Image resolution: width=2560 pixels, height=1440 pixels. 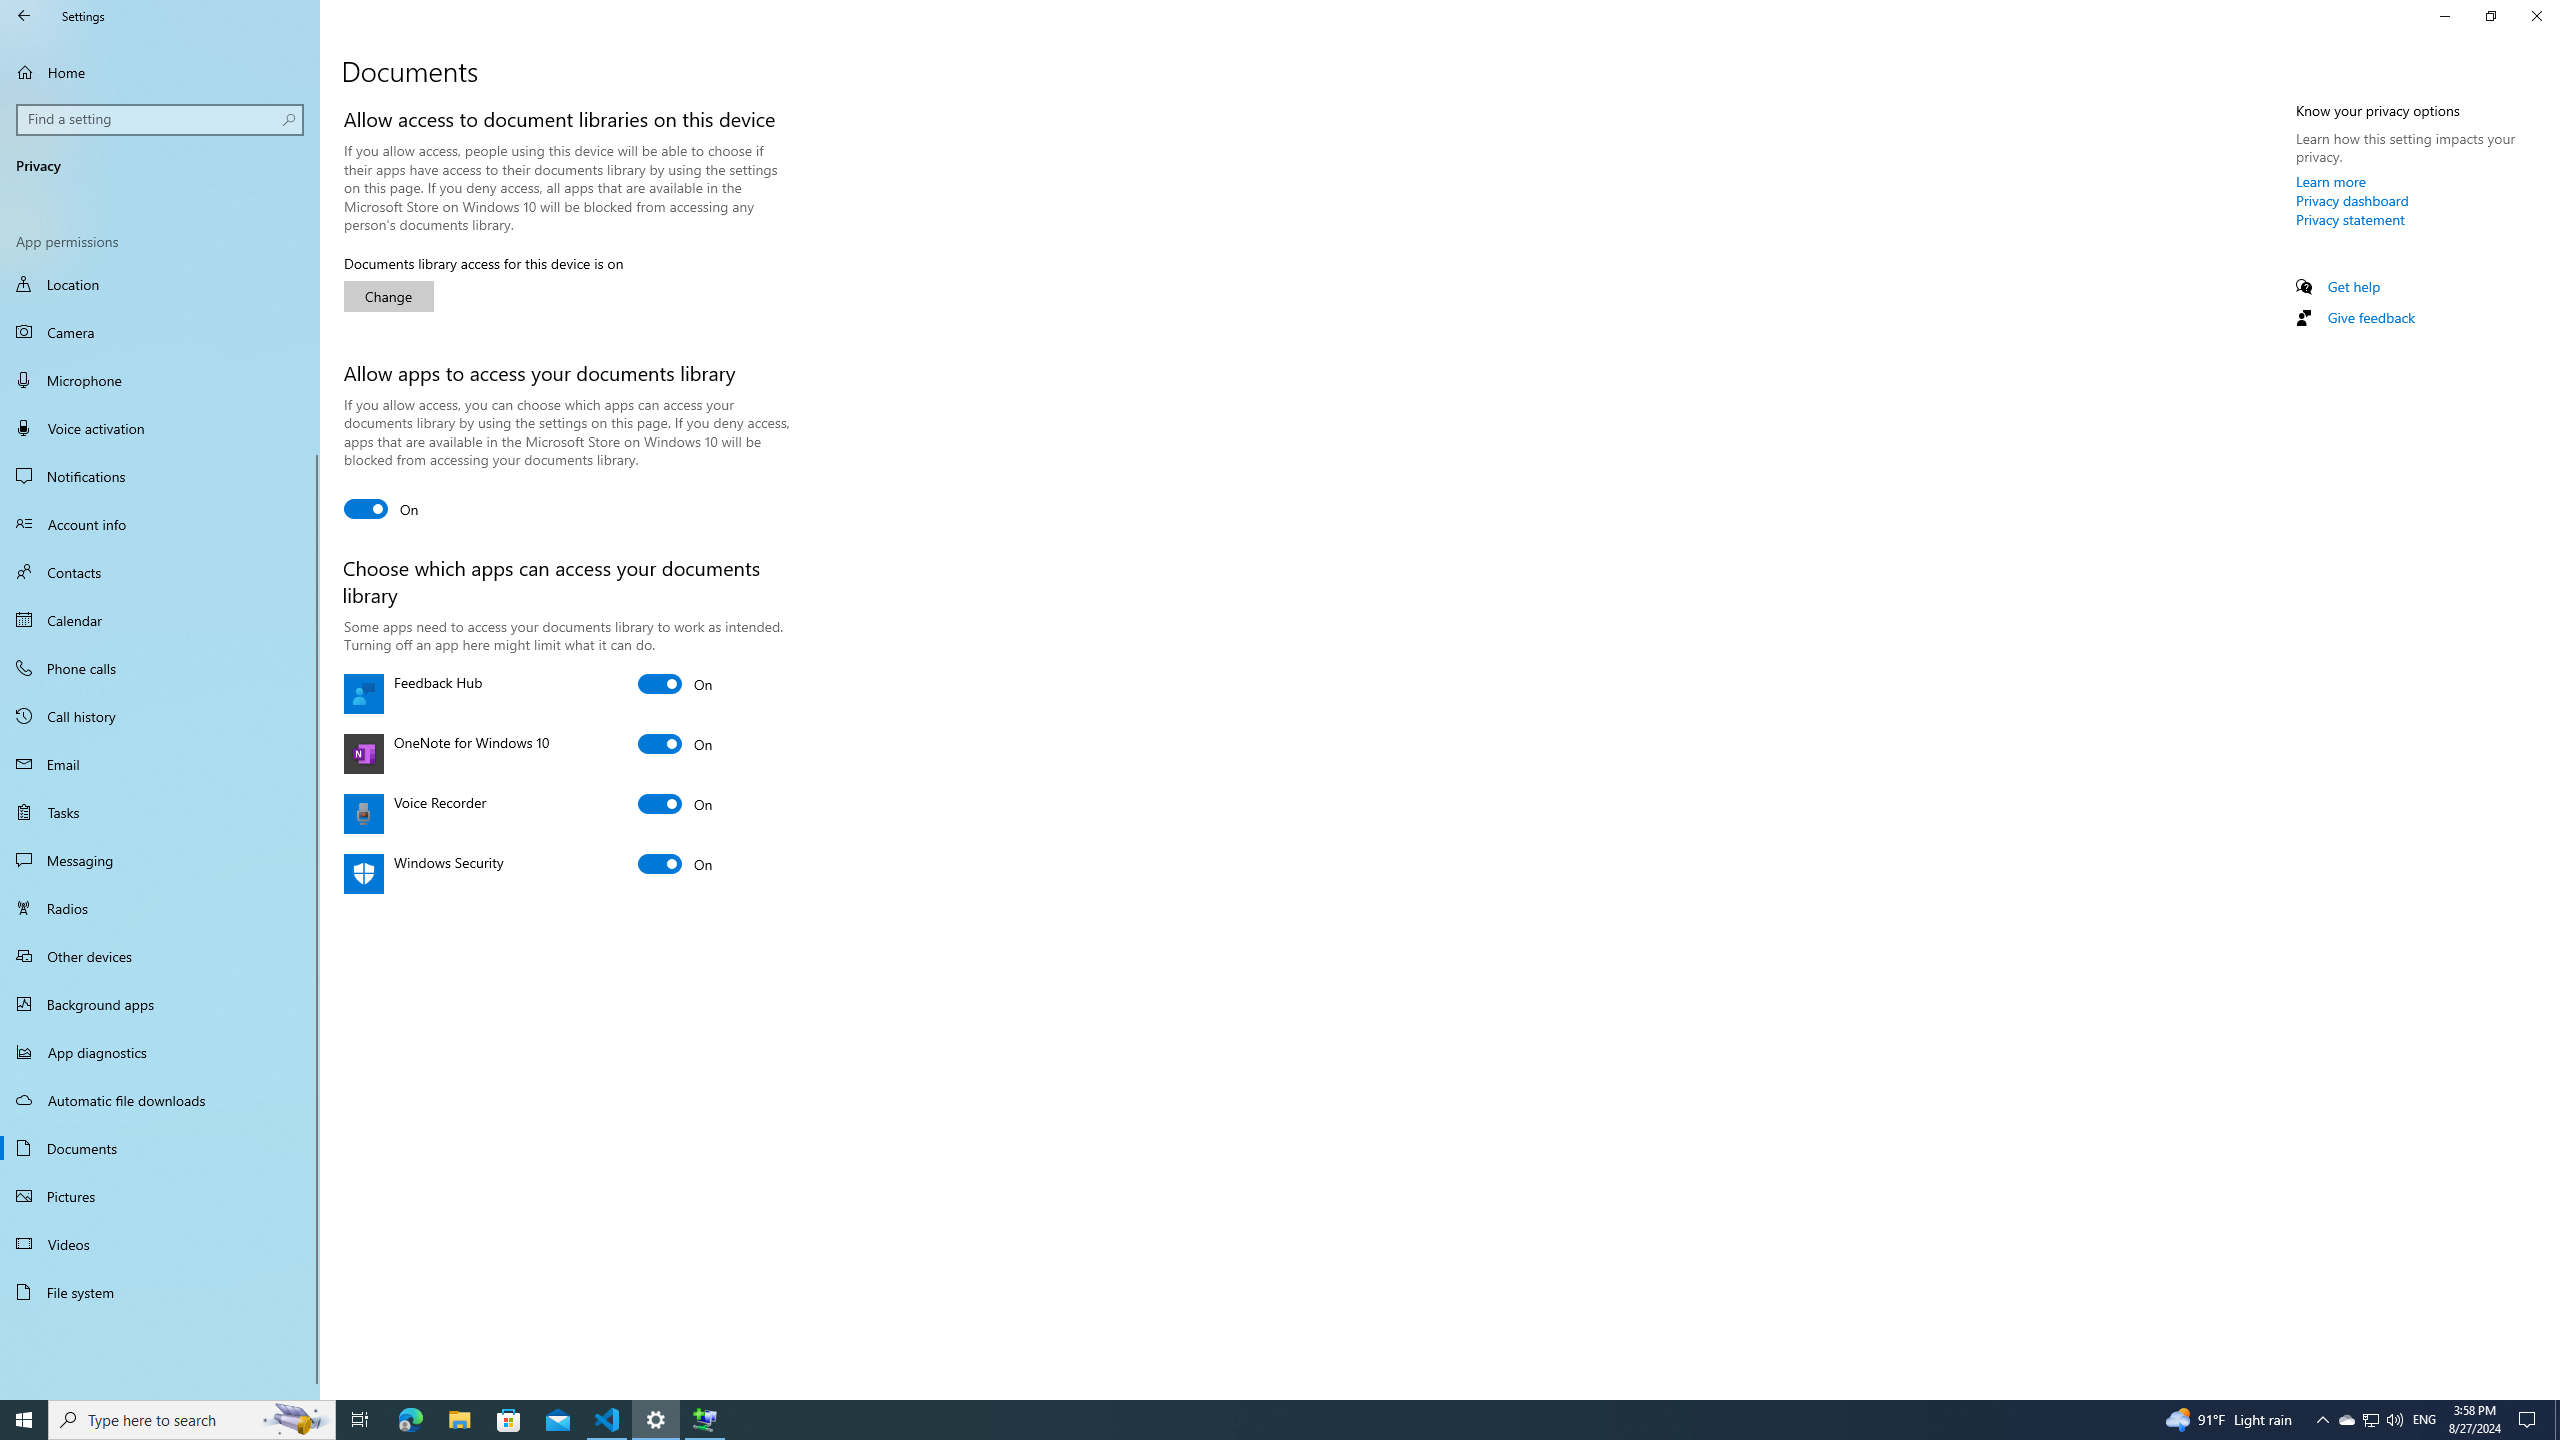 What do you see at coordinates (24, 15) in the screenshot?
I see `'Back'` at bounding box center [24, 15].